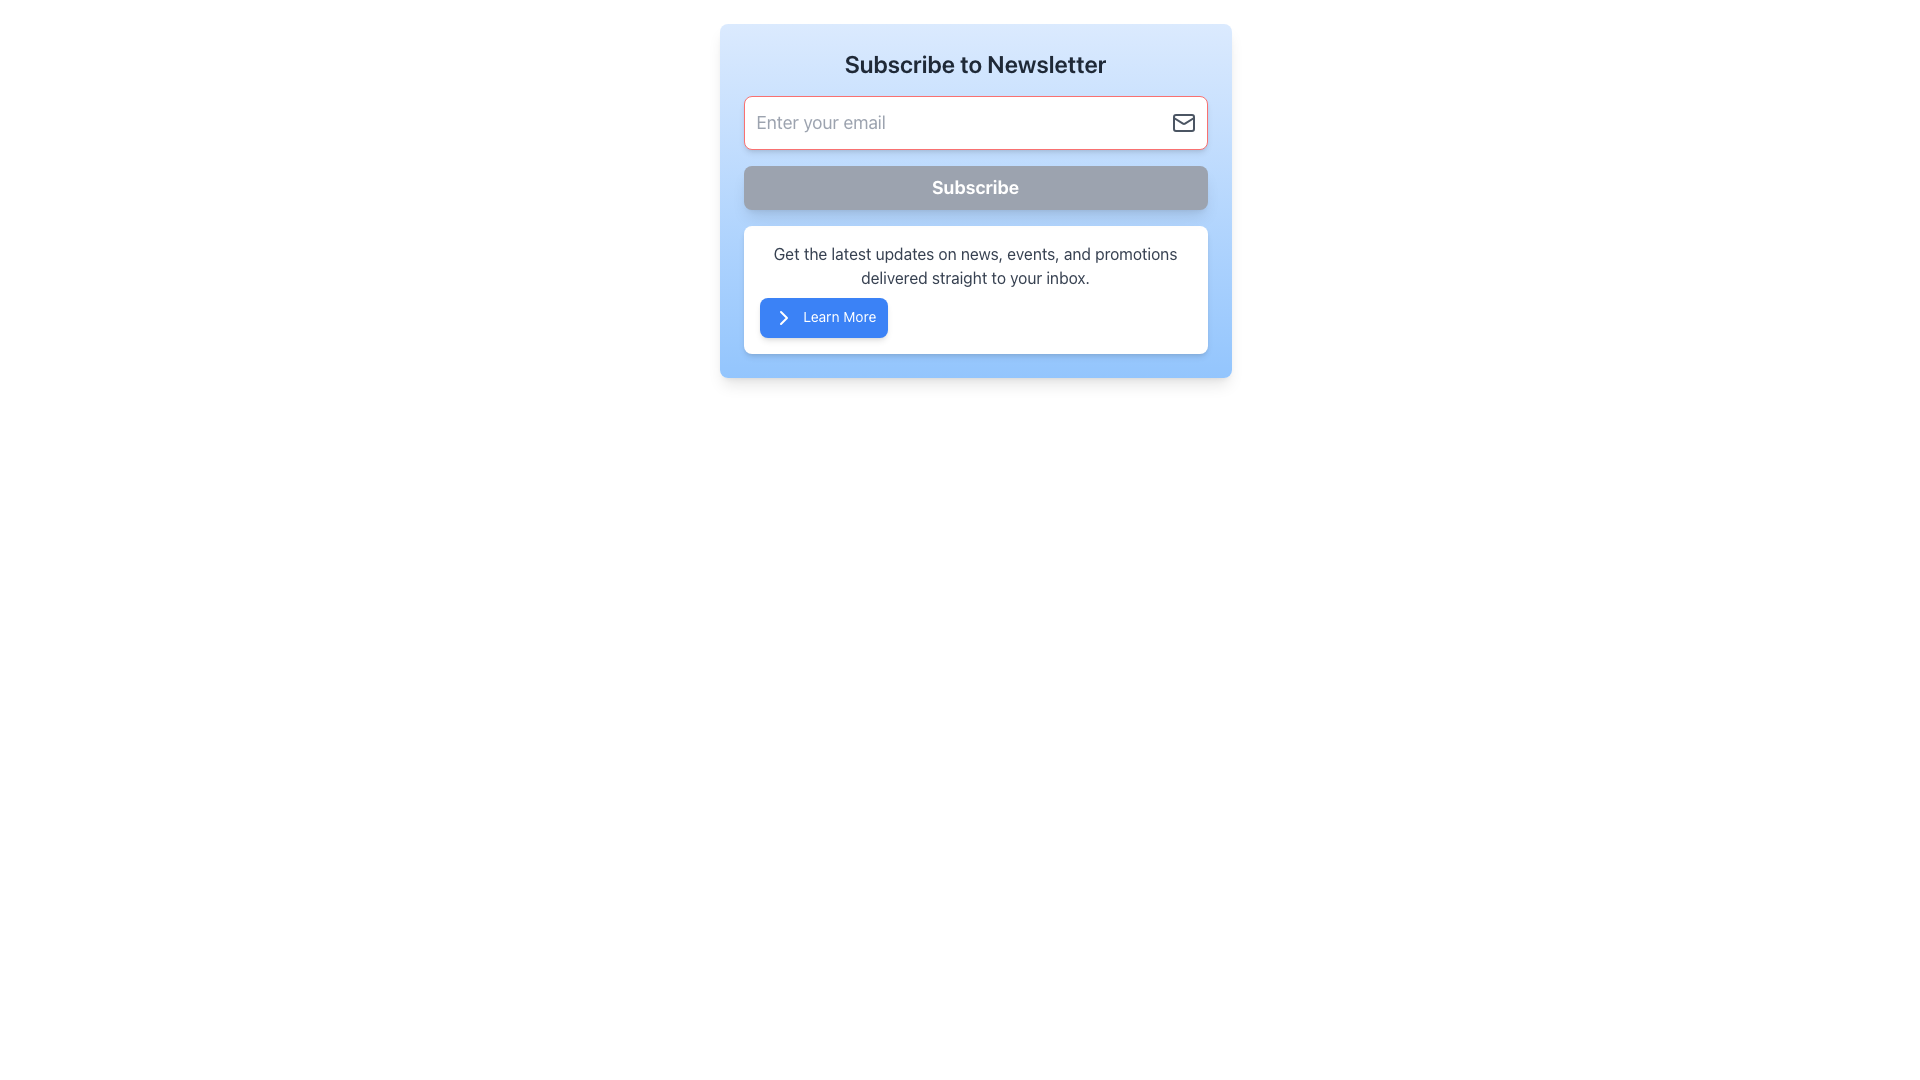  What do you see at coordinates (975, 289) in the screenshot?
I see `the informational panel's text to read details about updates and promotions` at bounding box center [975, 289].